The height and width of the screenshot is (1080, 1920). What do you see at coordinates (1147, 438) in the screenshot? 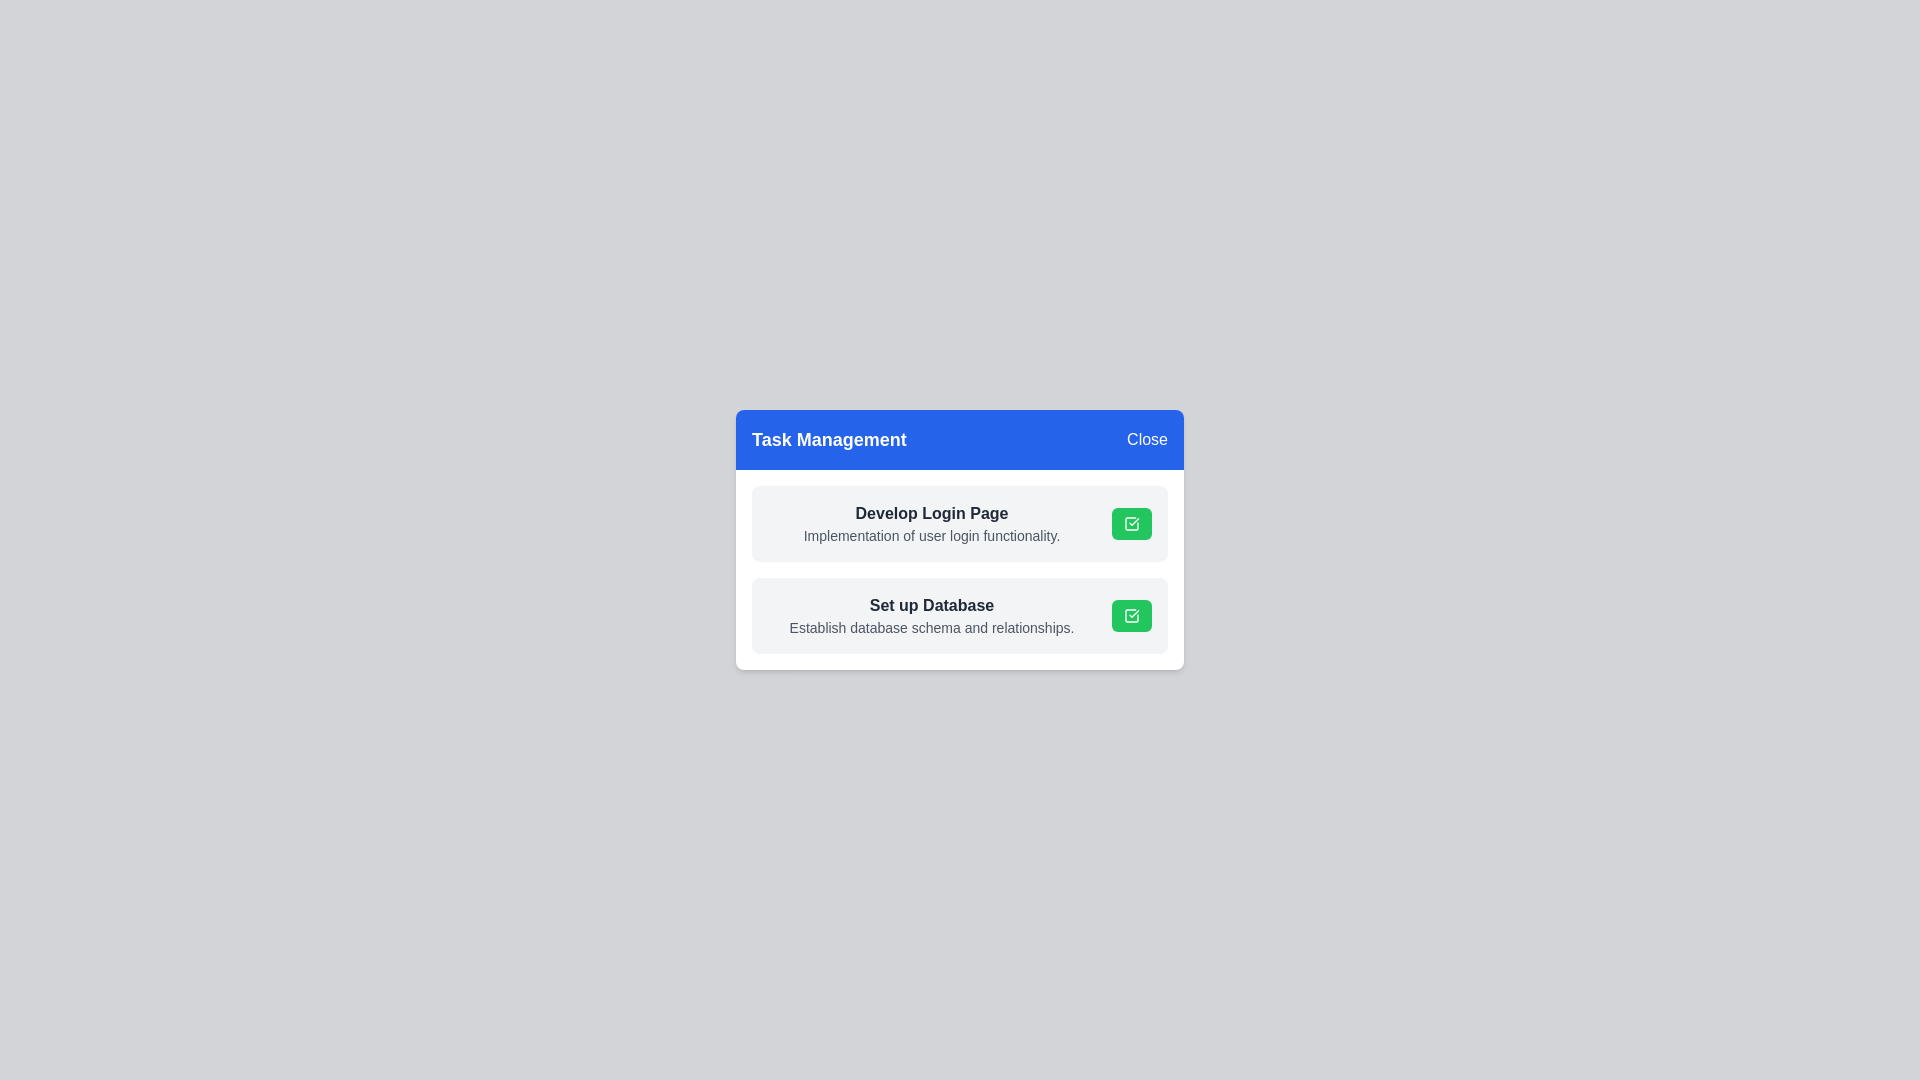
I see `the 'Close' button to close the dialog` at bounding box center [1147, 438].